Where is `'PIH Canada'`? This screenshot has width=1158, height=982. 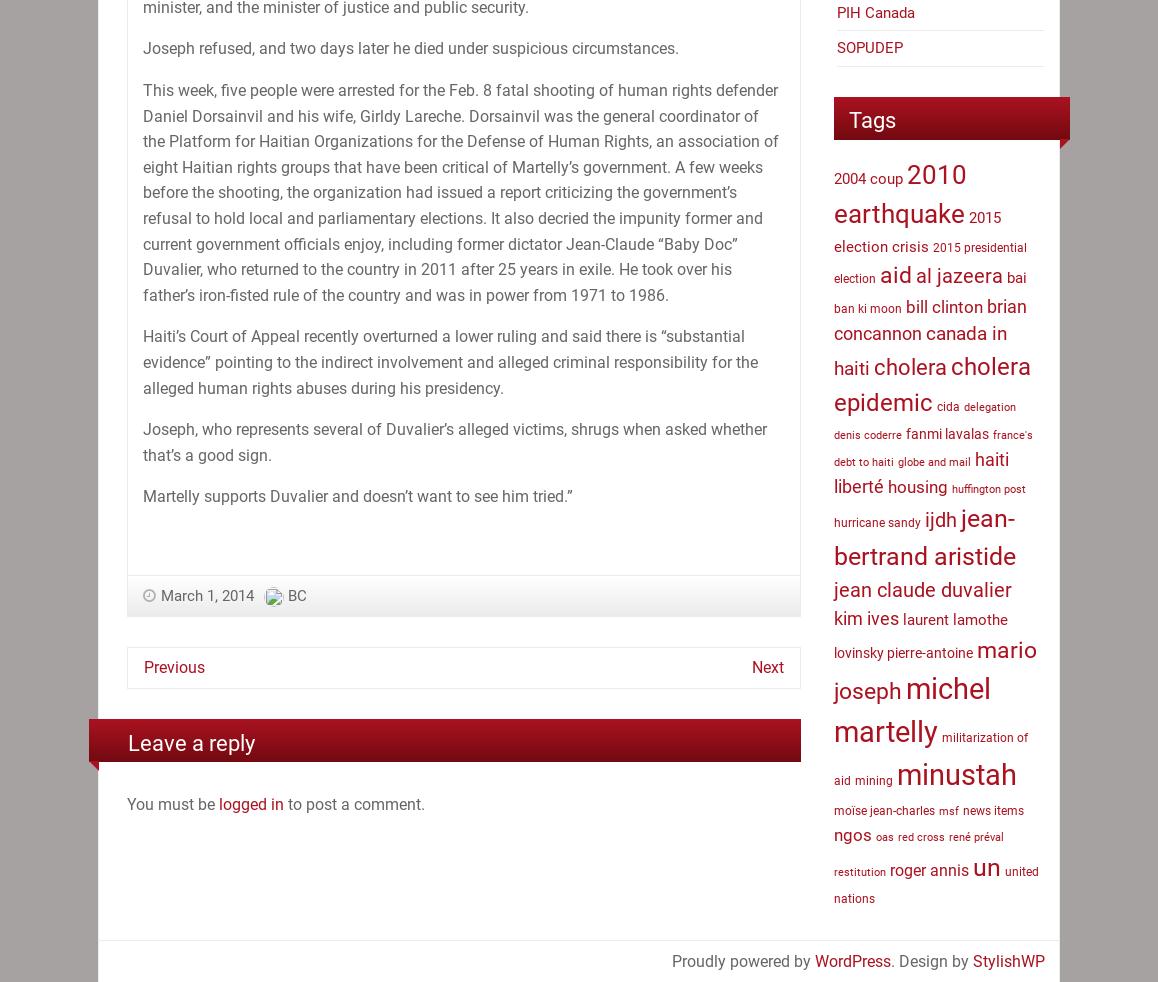
'PIH Canada' is located at coordinates (836, 11).